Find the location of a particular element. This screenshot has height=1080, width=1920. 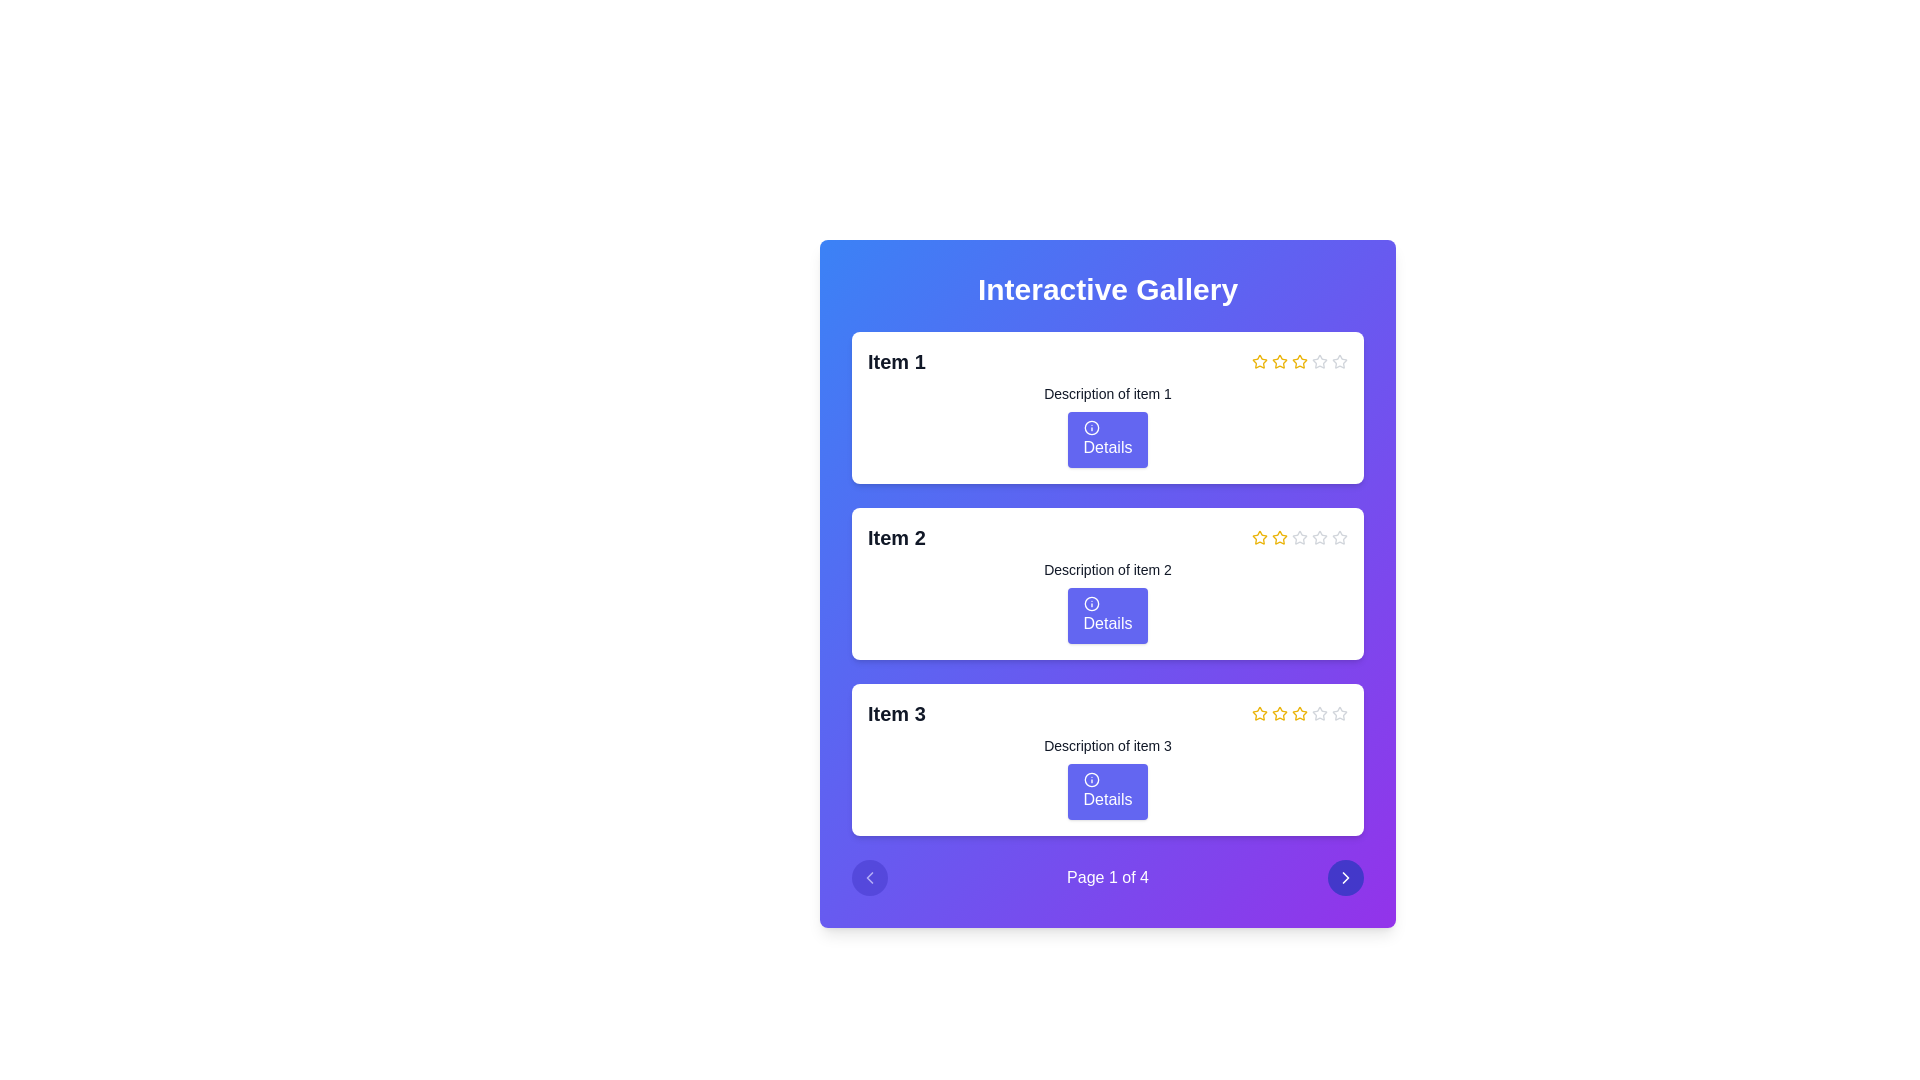

the second star icon in the rating indicator for 'Item 2' is located at coordinates (1258, 536).